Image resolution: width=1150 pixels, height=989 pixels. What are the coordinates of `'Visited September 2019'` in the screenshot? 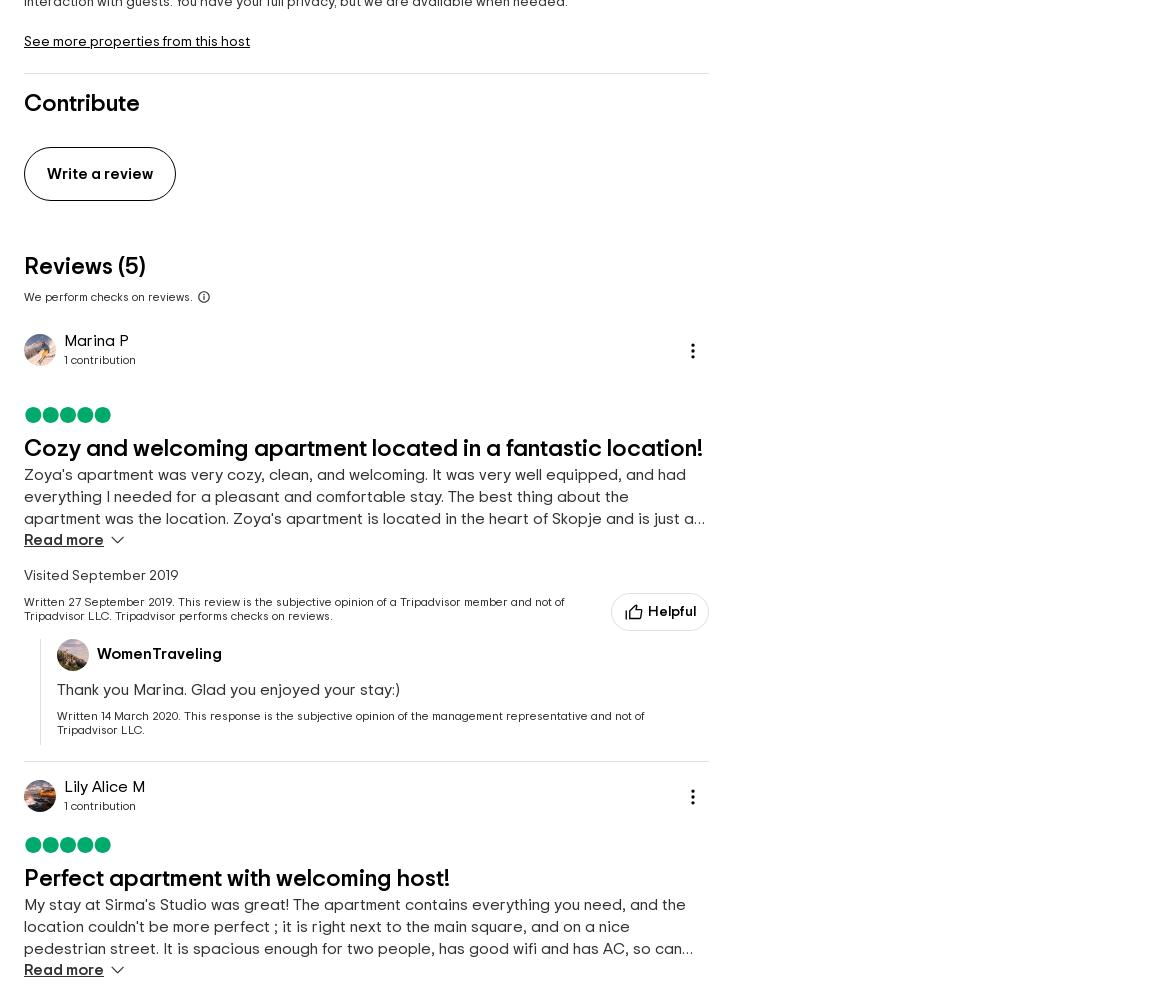 It's located at (100, 574).